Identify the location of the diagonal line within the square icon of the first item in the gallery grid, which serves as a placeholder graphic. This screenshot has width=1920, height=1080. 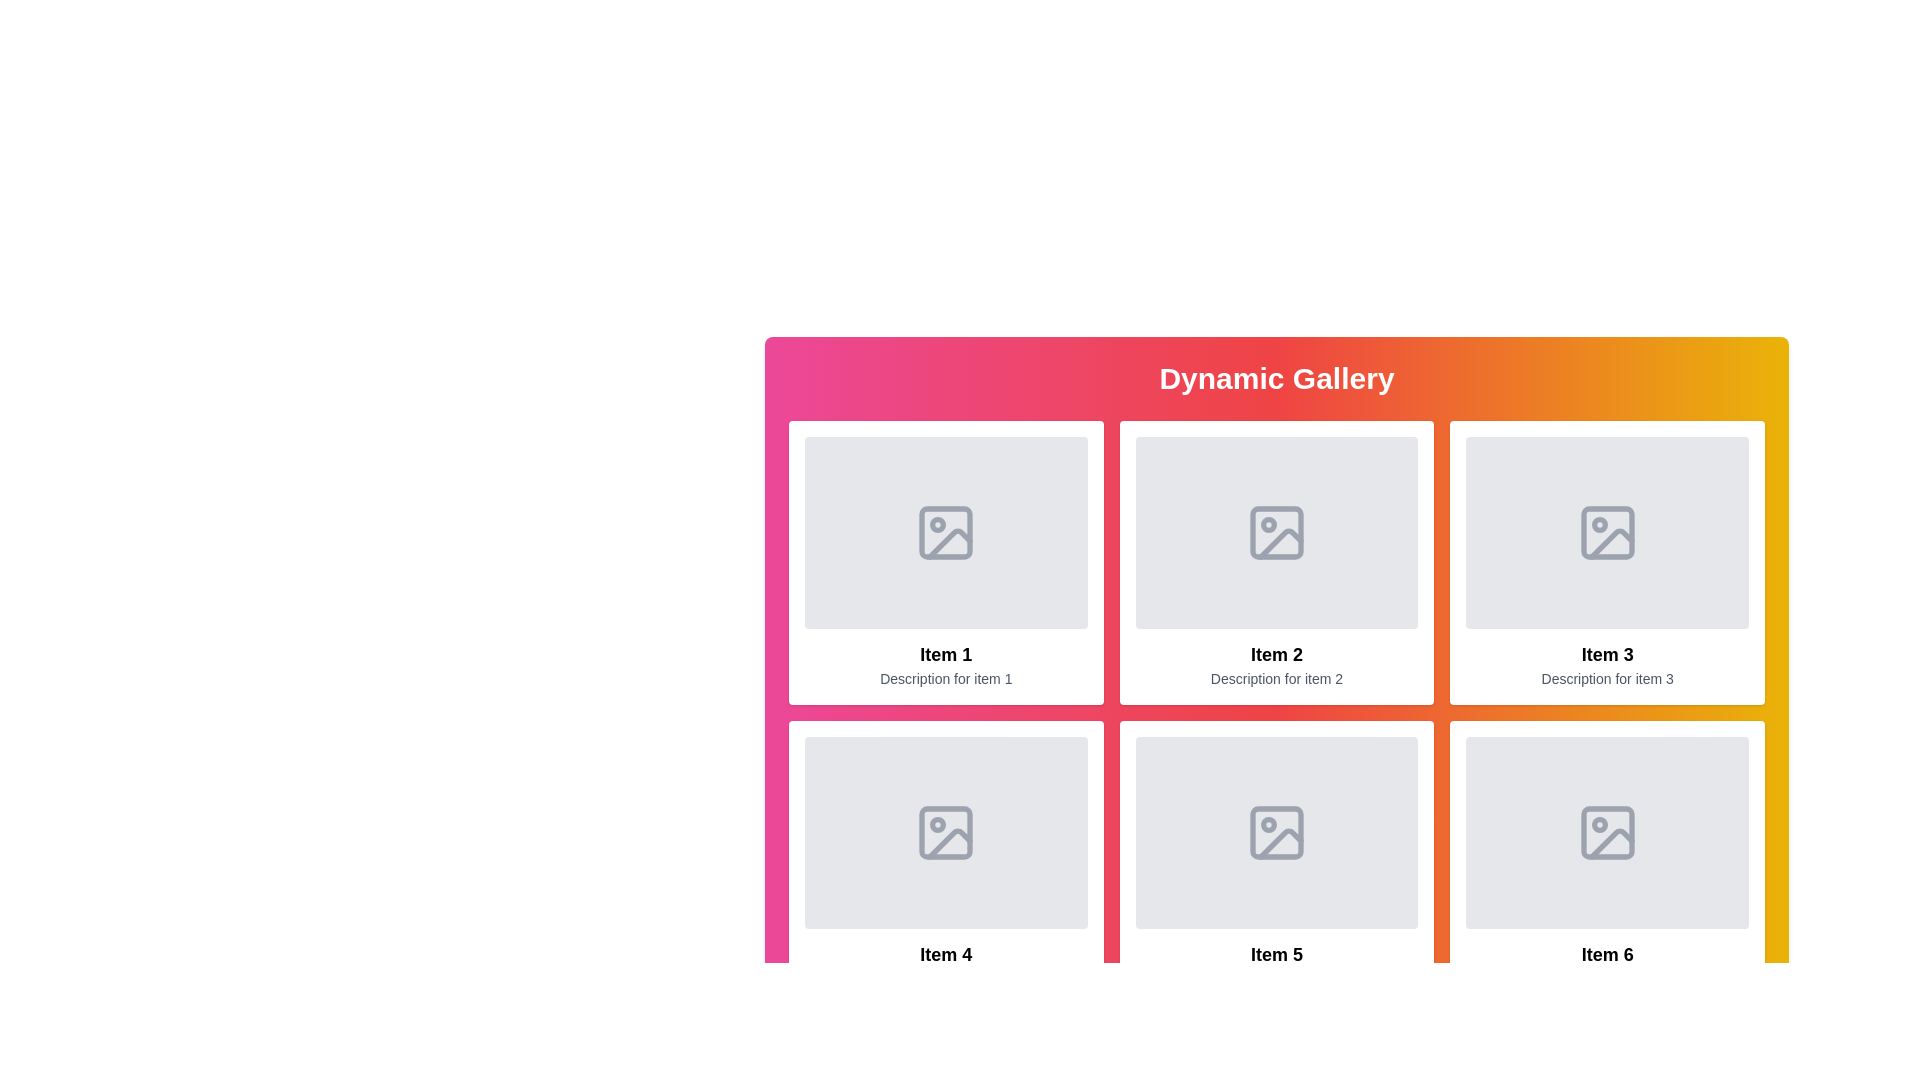
(949, 544).